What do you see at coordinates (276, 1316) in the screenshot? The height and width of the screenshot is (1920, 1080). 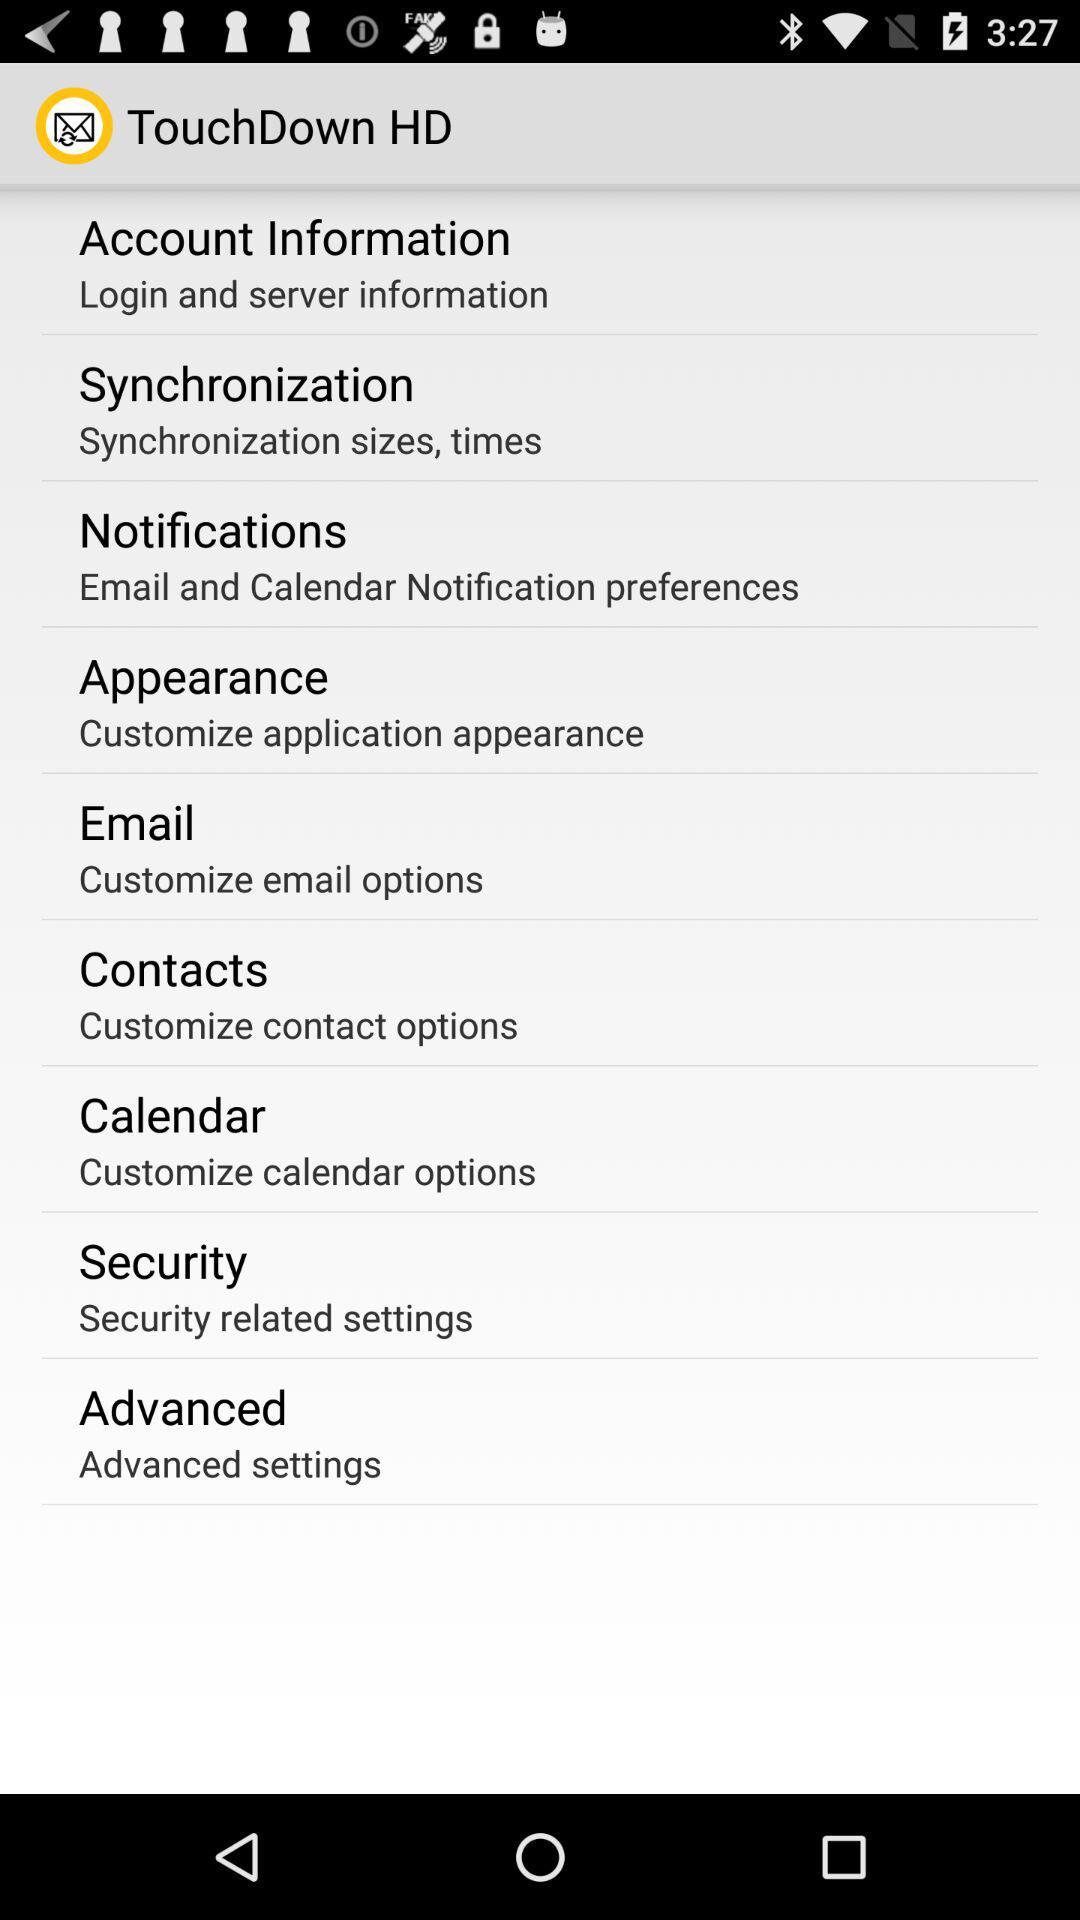 I see `the security related settings app` at bounding box center [276, 1316].